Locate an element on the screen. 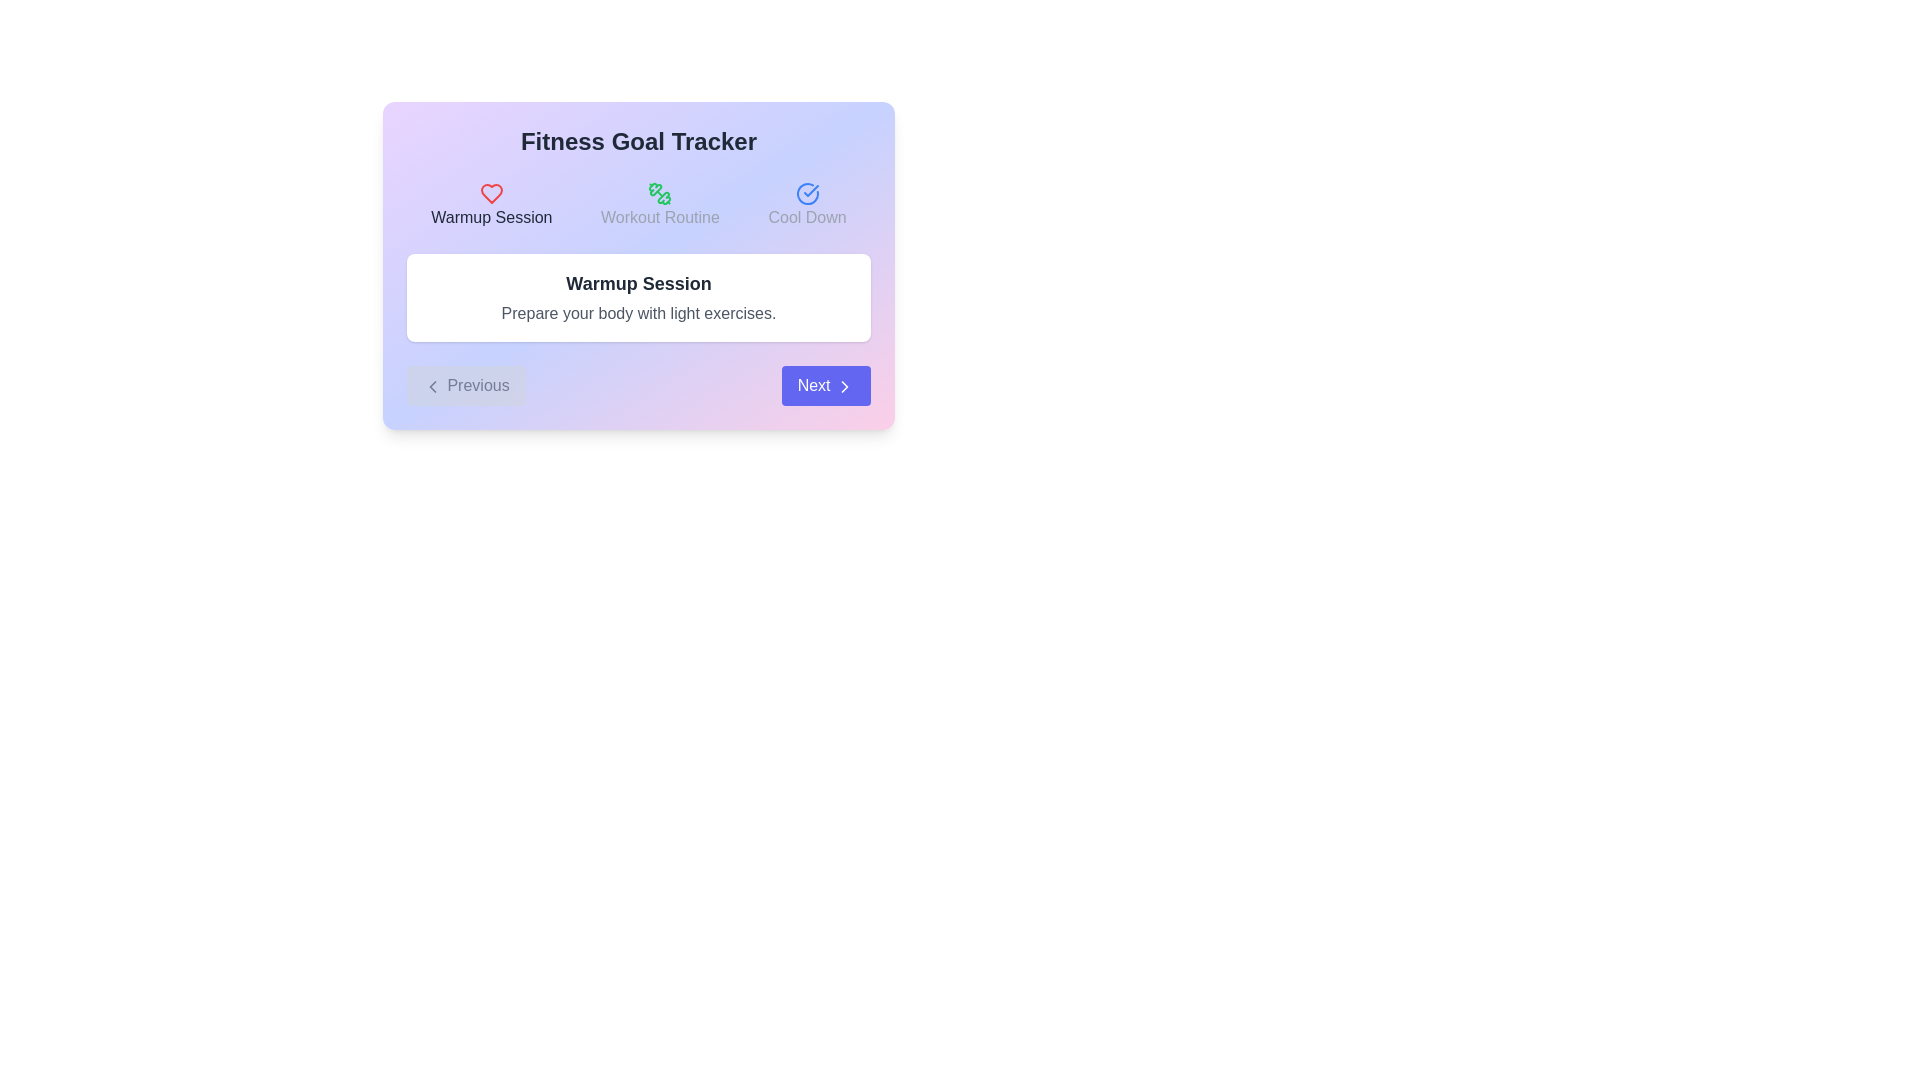 The width and height of the screenshot is (1920, 1080). the presence of the small rightward chevron icon within the 'Next' button to understand navigation direction is located at coordinates (844, 385).